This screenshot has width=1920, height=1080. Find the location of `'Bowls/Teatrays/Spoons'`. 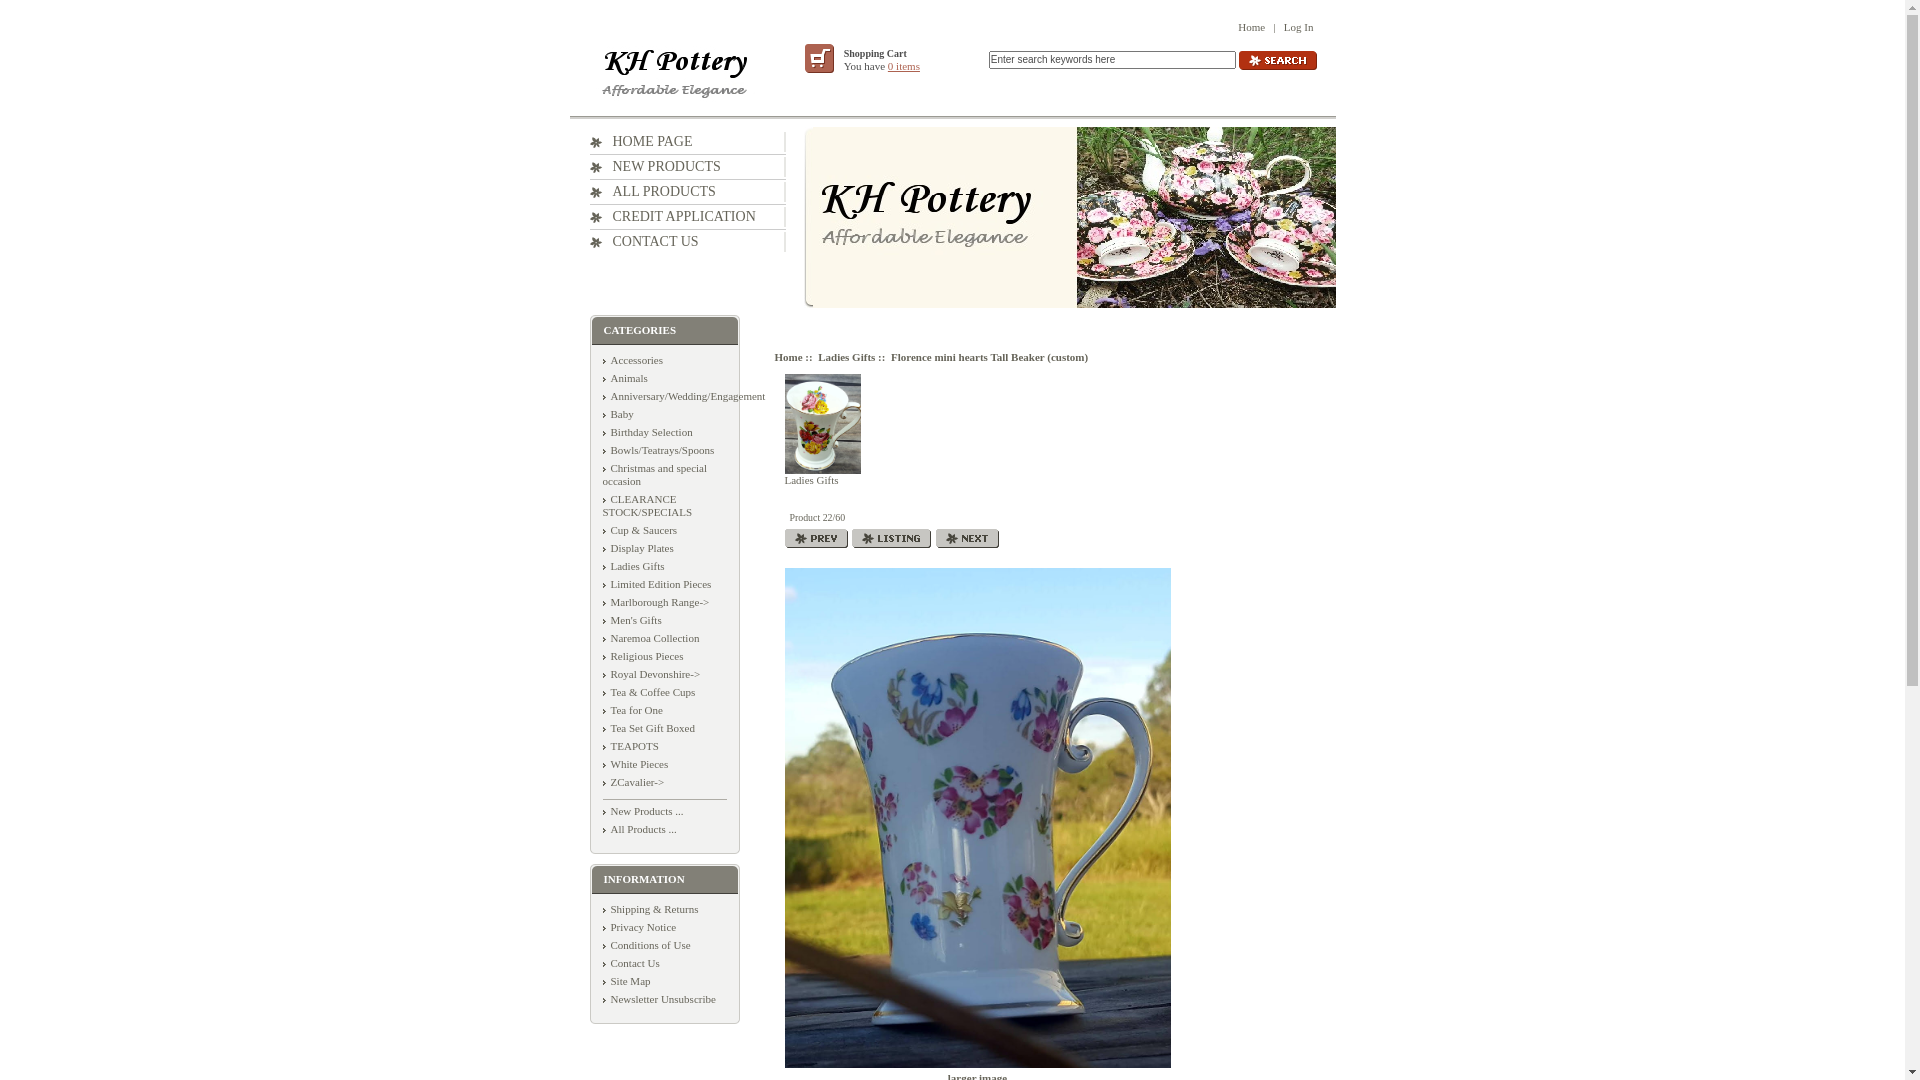

'Bowls/Teatrays/Spoons' is located at coordinates (600, 450).